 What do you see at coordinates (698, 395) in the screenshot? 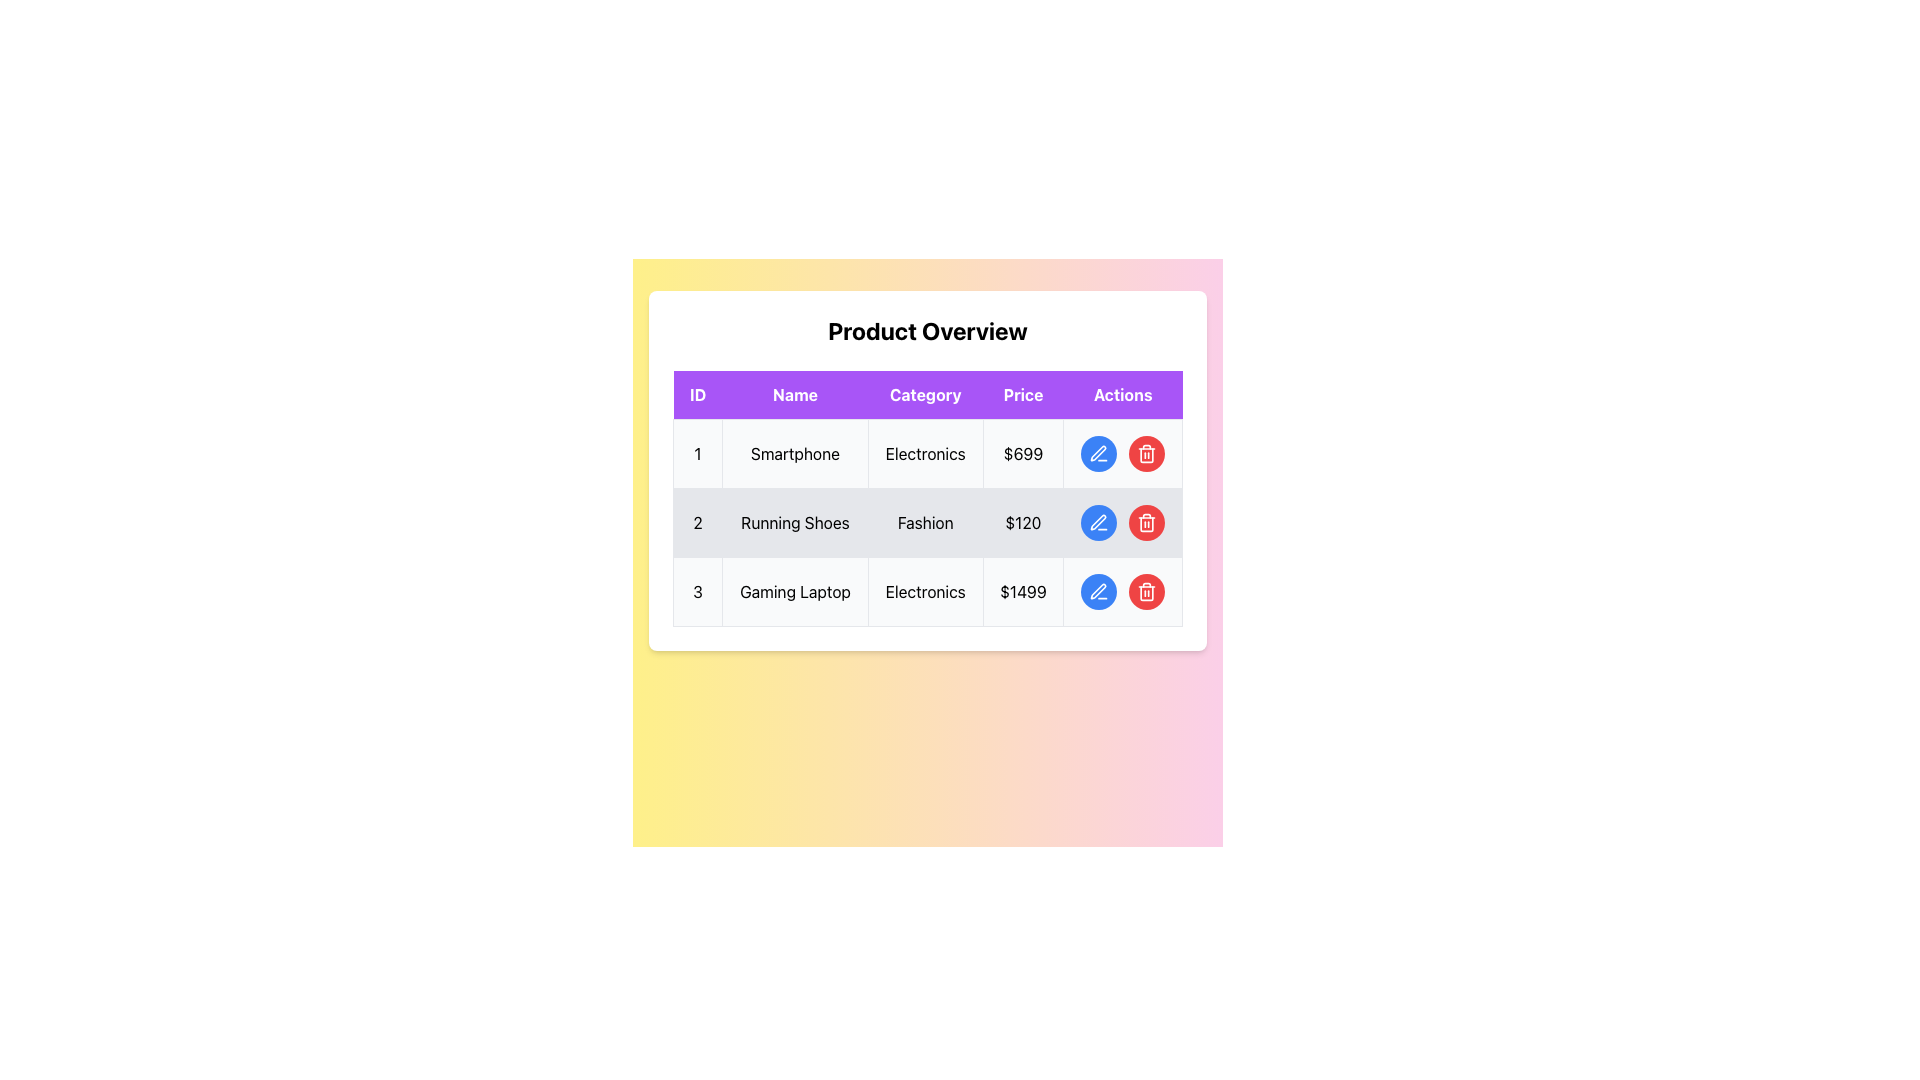
I see `the 'ID' column header cell in the table, which is the first cell in the header row, positioned at the top-left corner of the table` at bounding box center [698, 395].